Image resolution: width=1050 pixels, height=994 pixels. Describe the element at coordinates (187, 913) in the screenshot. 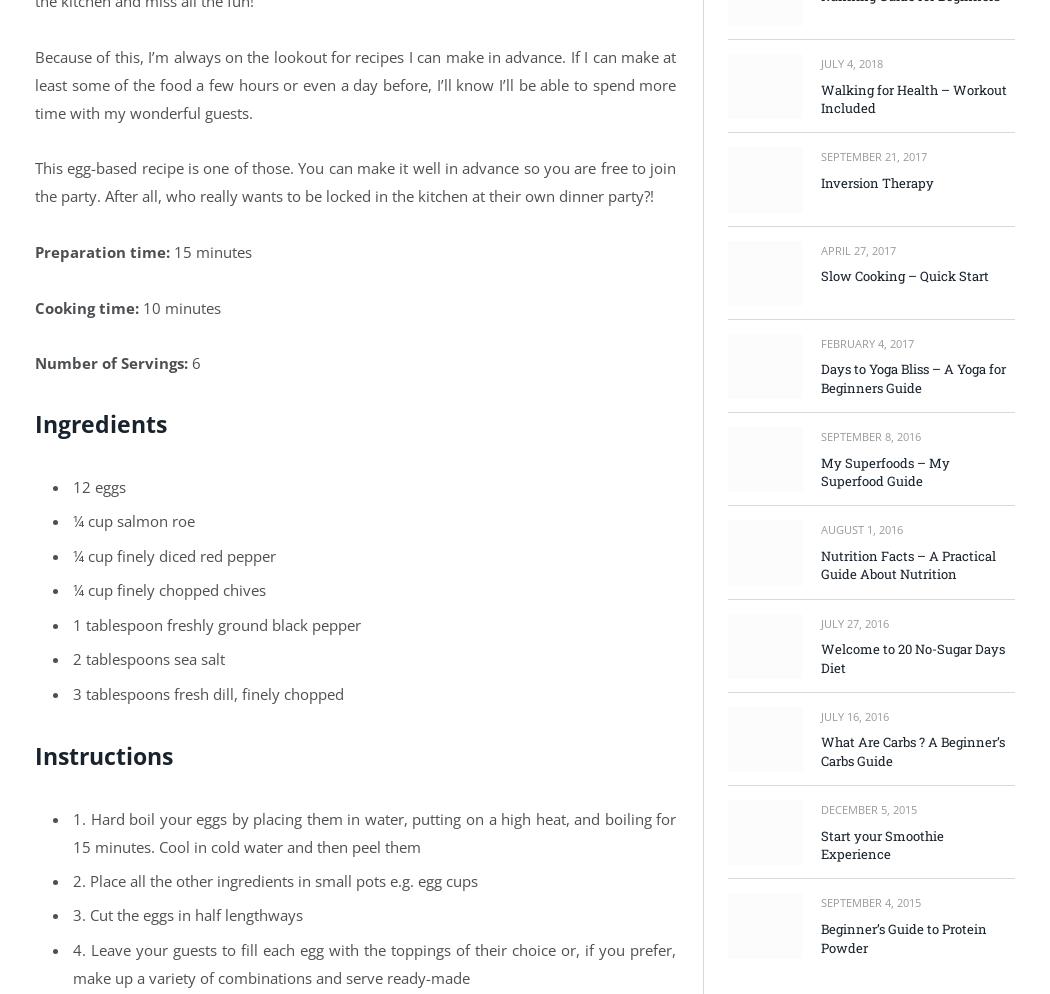

I see `'3. Cut the eggs in half lengthways'` at that location.